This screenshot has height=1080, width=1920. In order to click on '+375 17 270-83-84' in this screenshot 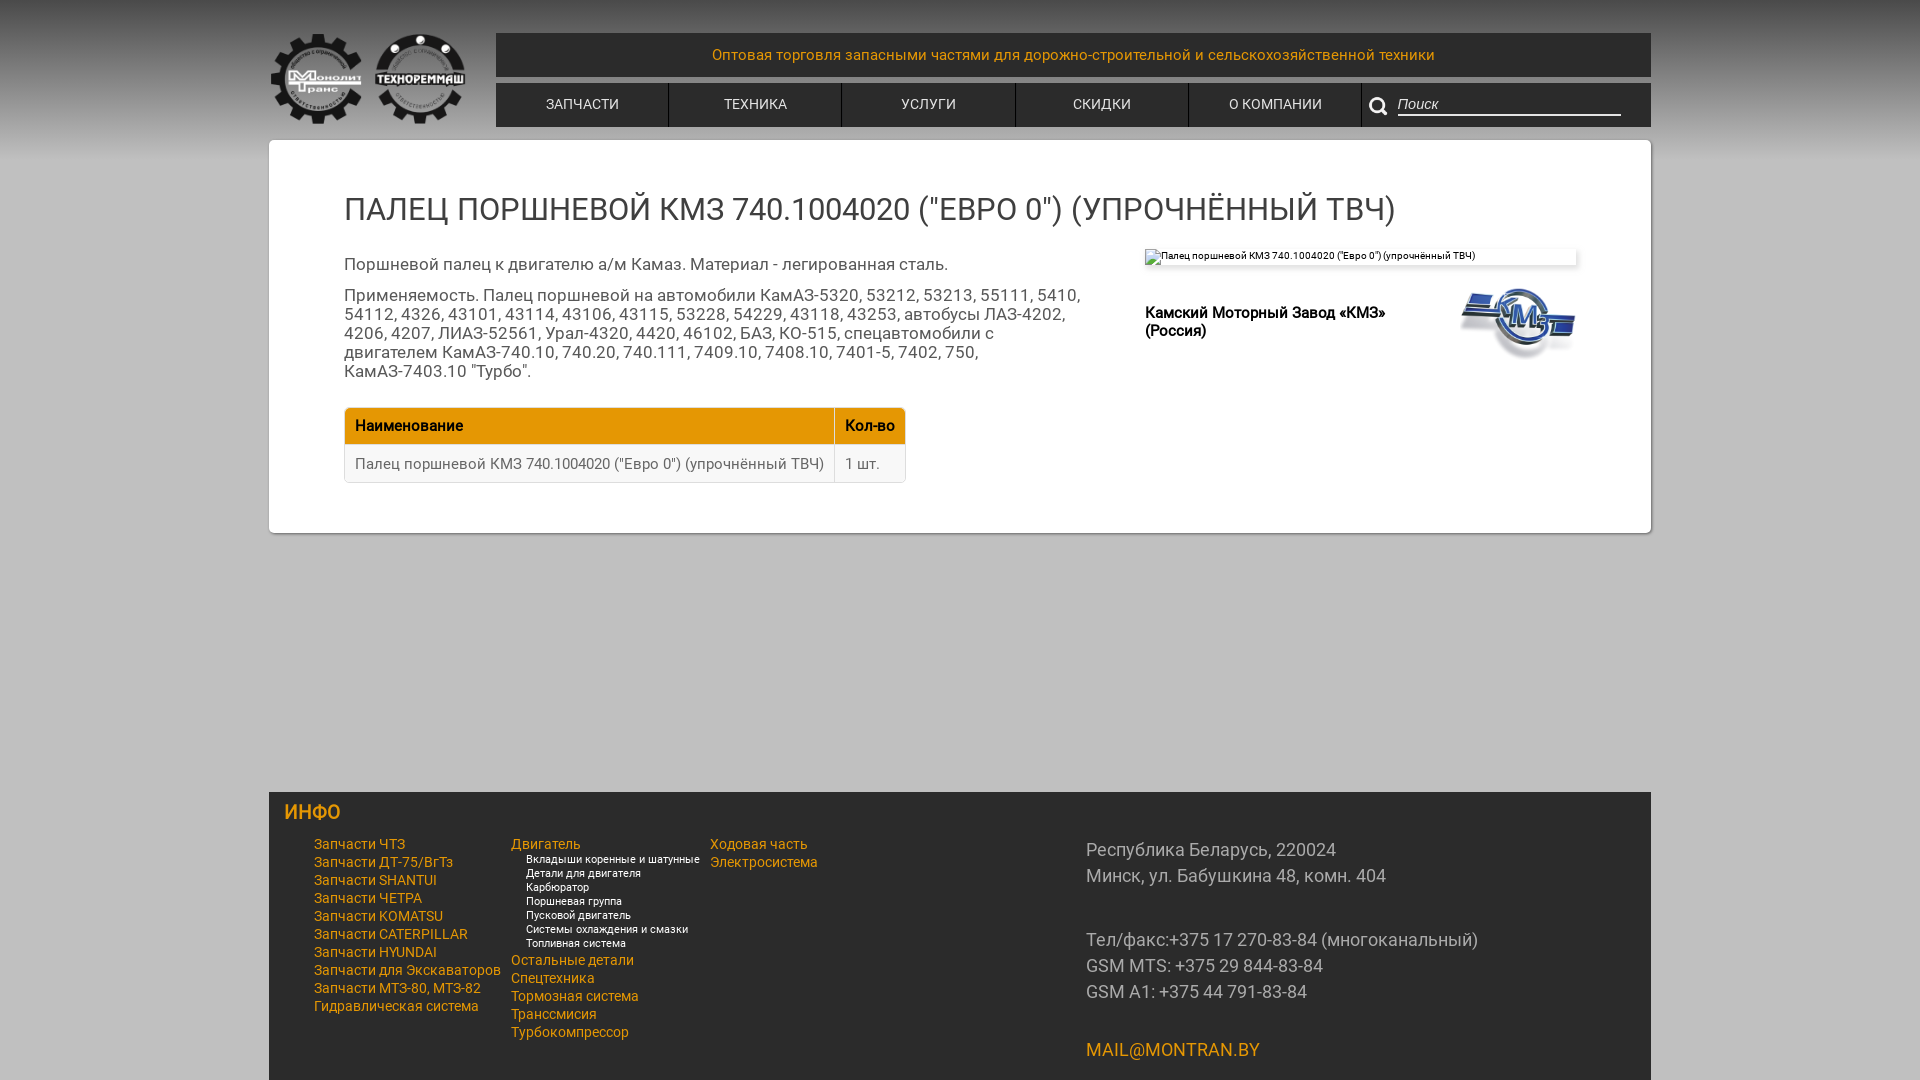, I will do `click(1242, 940)`.